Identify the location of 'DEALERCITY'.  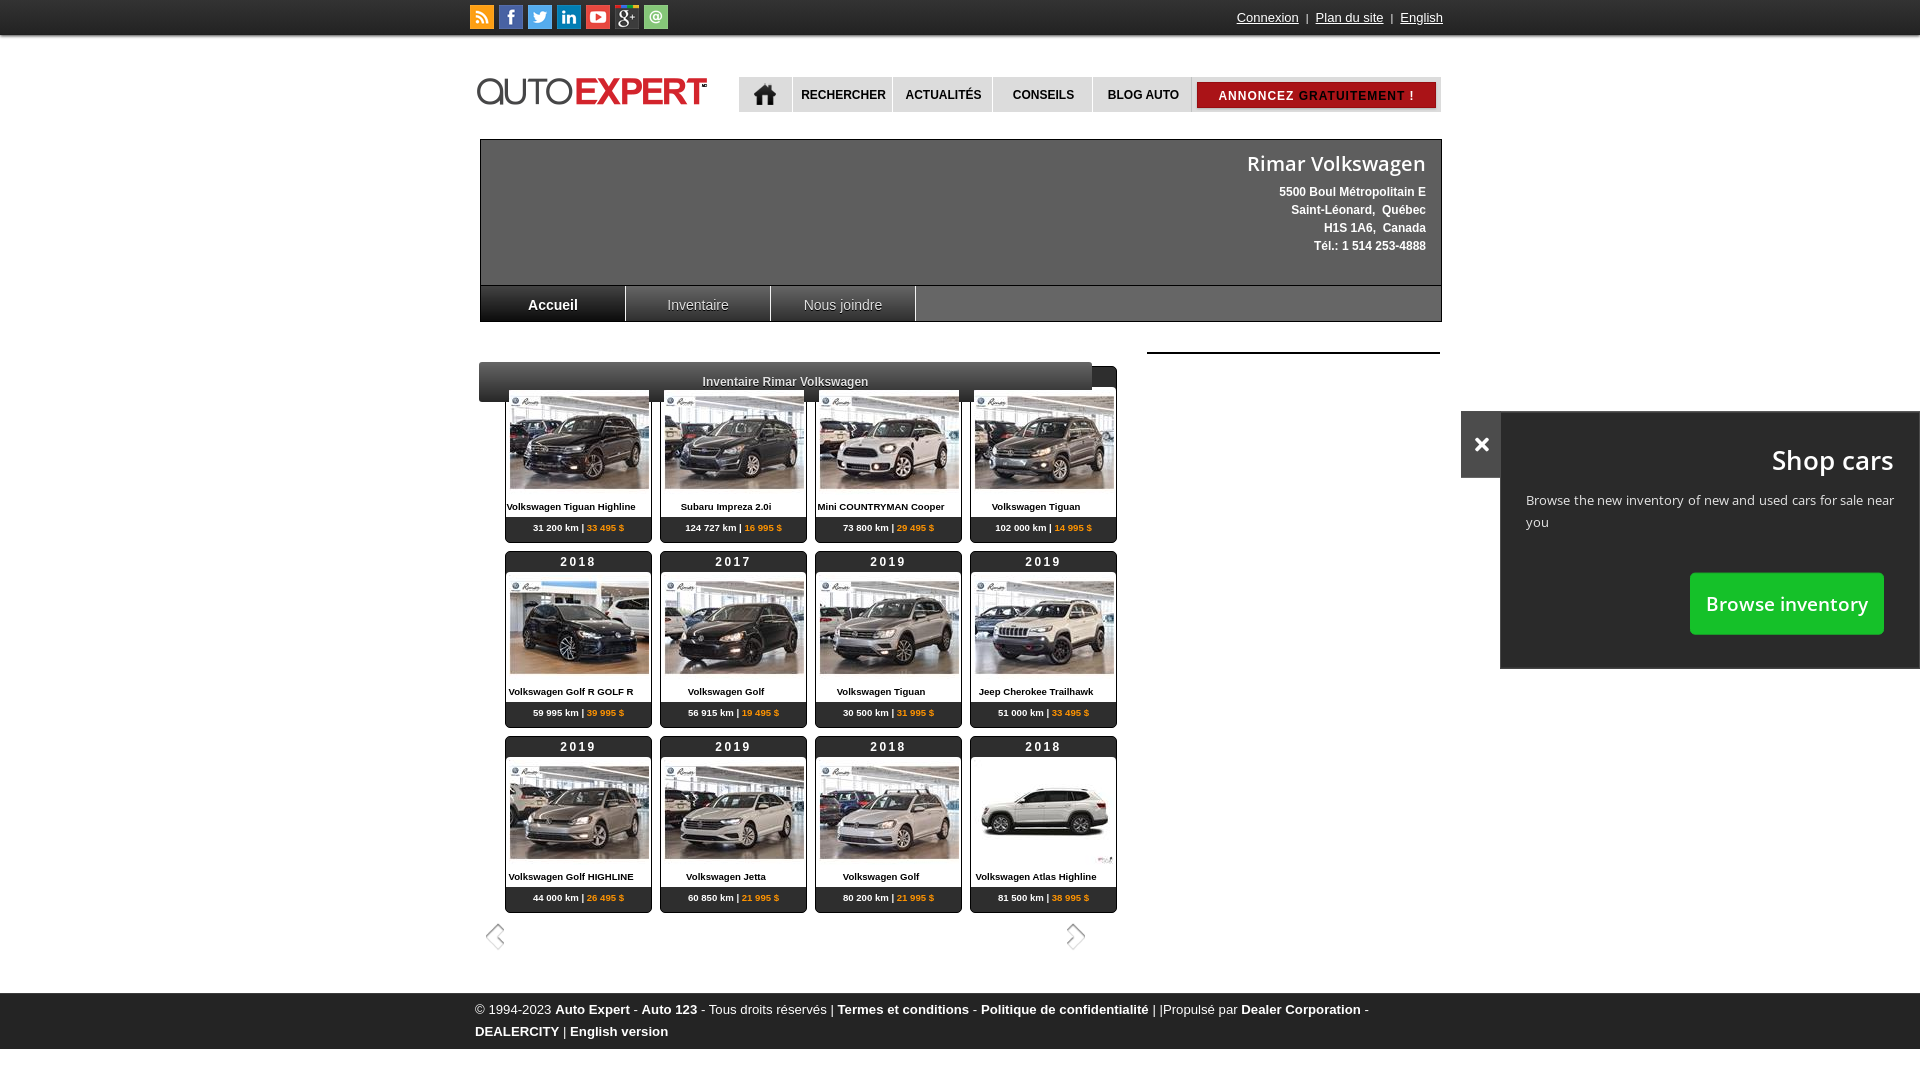
(517, 1031).